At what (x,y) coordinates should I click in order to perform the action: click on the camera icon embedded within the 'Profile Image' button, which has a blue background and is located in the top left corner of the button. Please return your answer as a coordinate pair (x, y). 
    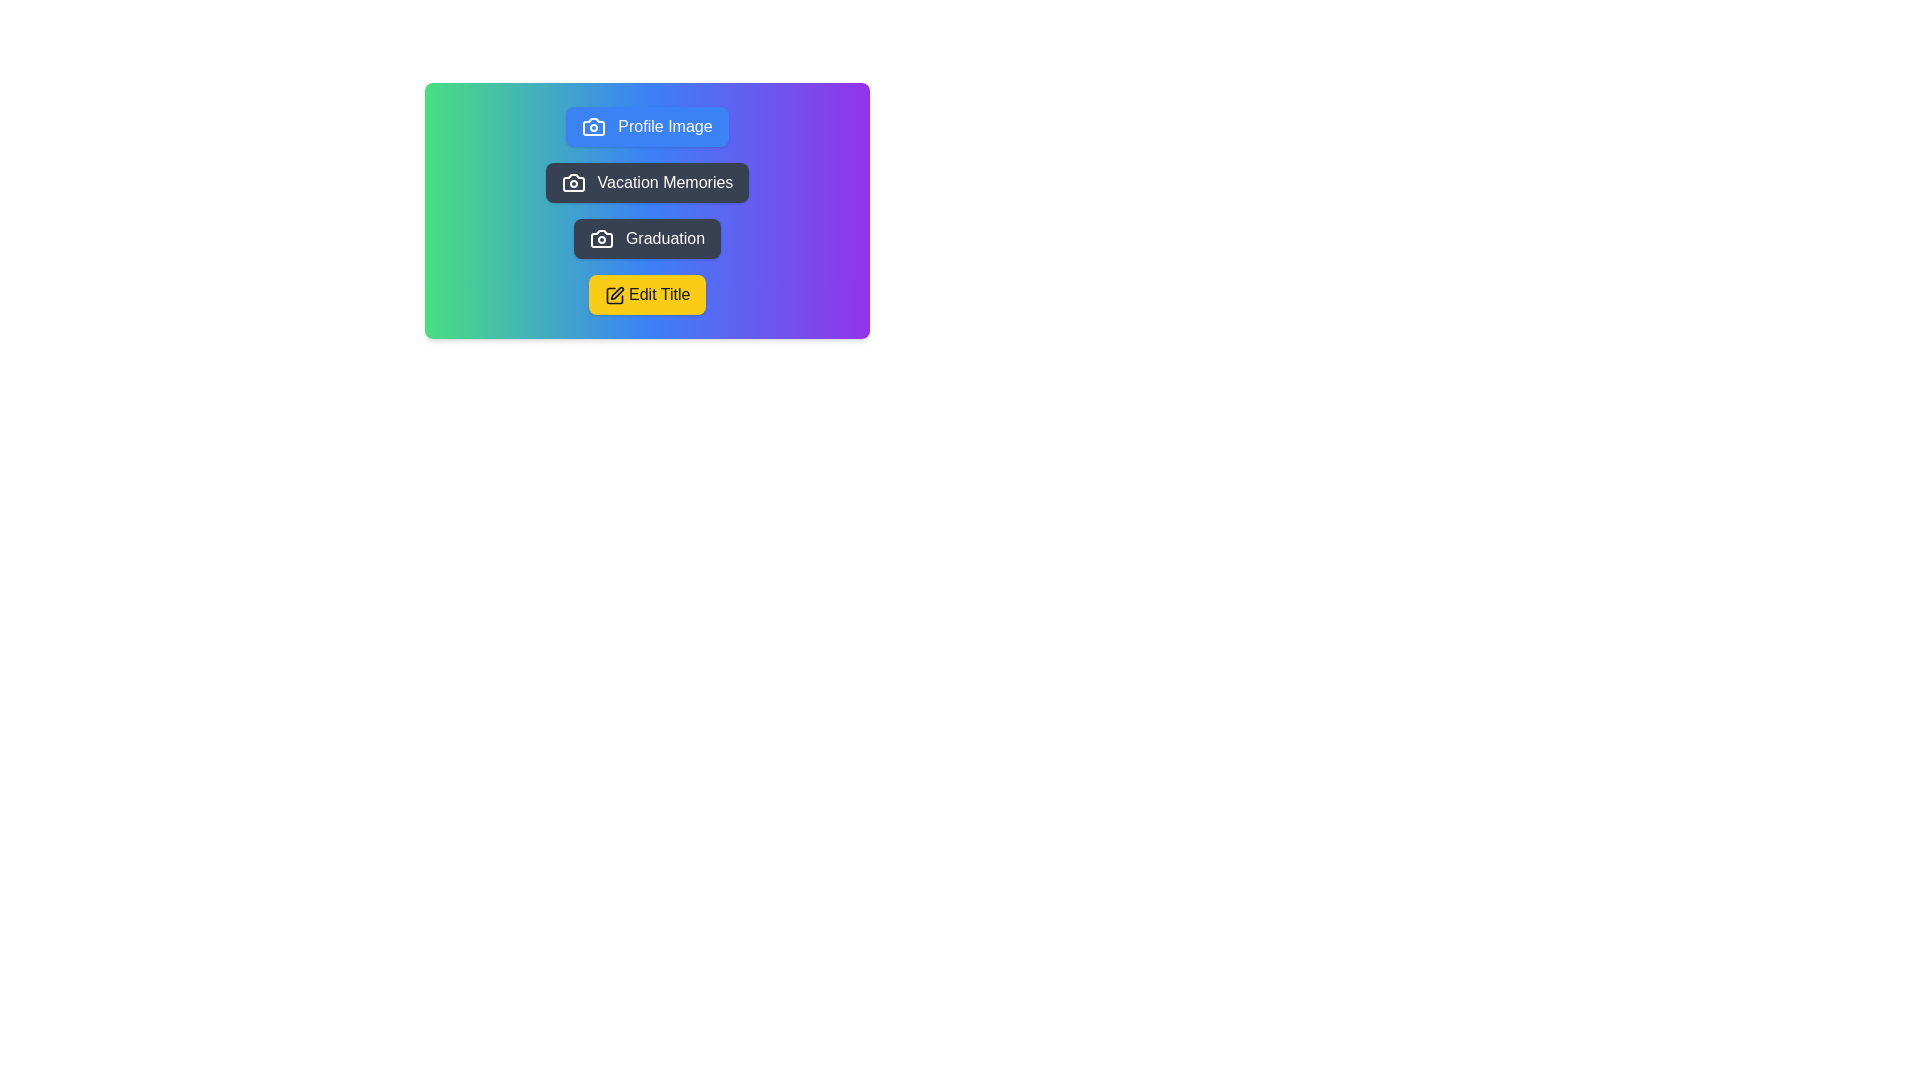
    Looking at the image, I should click on (593, 127).